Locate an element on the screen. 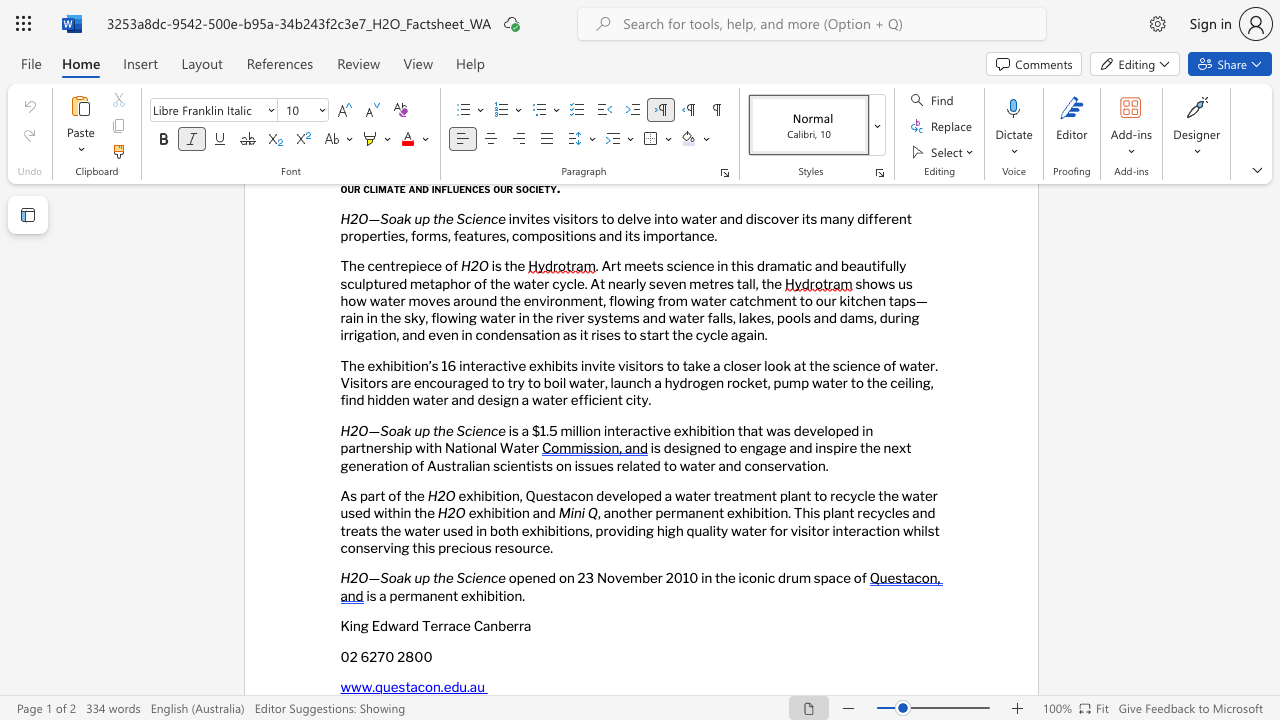 The image size is (1280, 720). the space between the continuous character "c" and "o" in the text is located at coordinates (424, 686).